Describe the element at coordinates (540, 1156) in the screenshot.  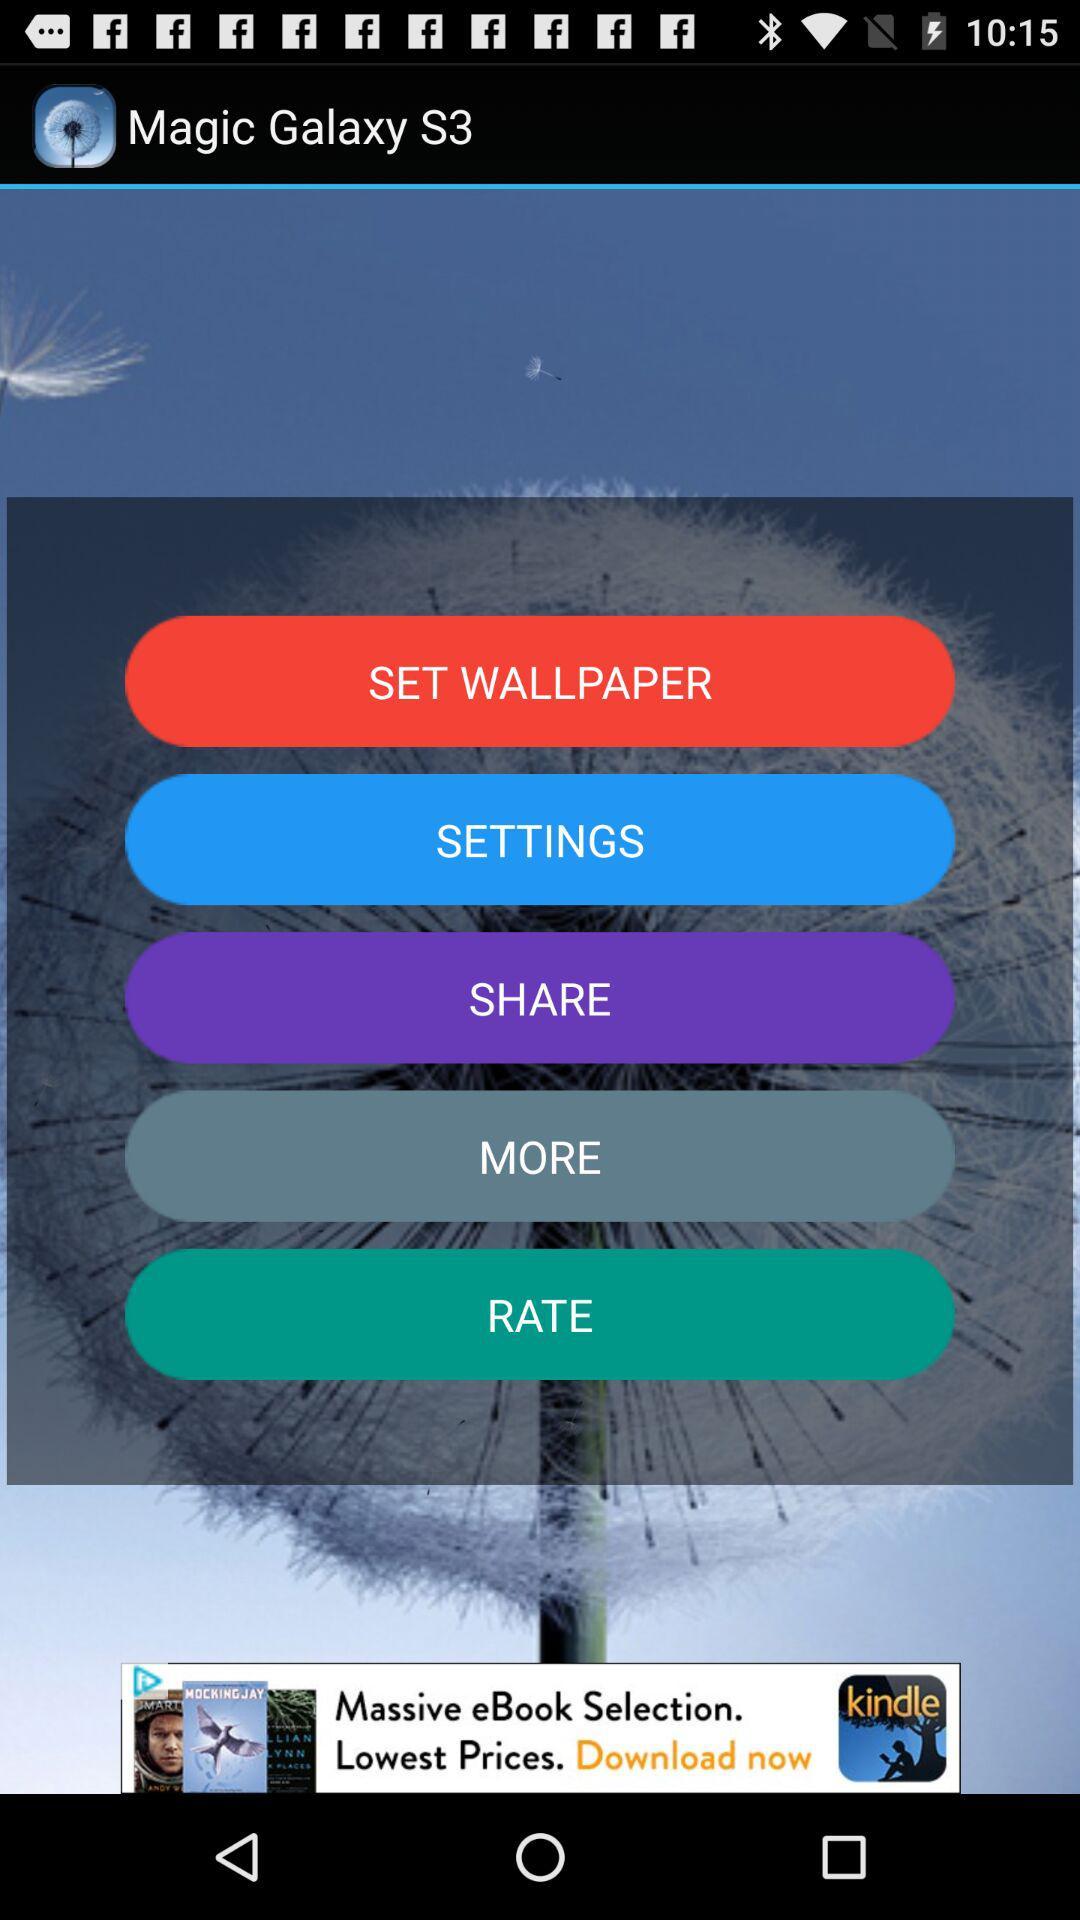
I see `more item` at that location.